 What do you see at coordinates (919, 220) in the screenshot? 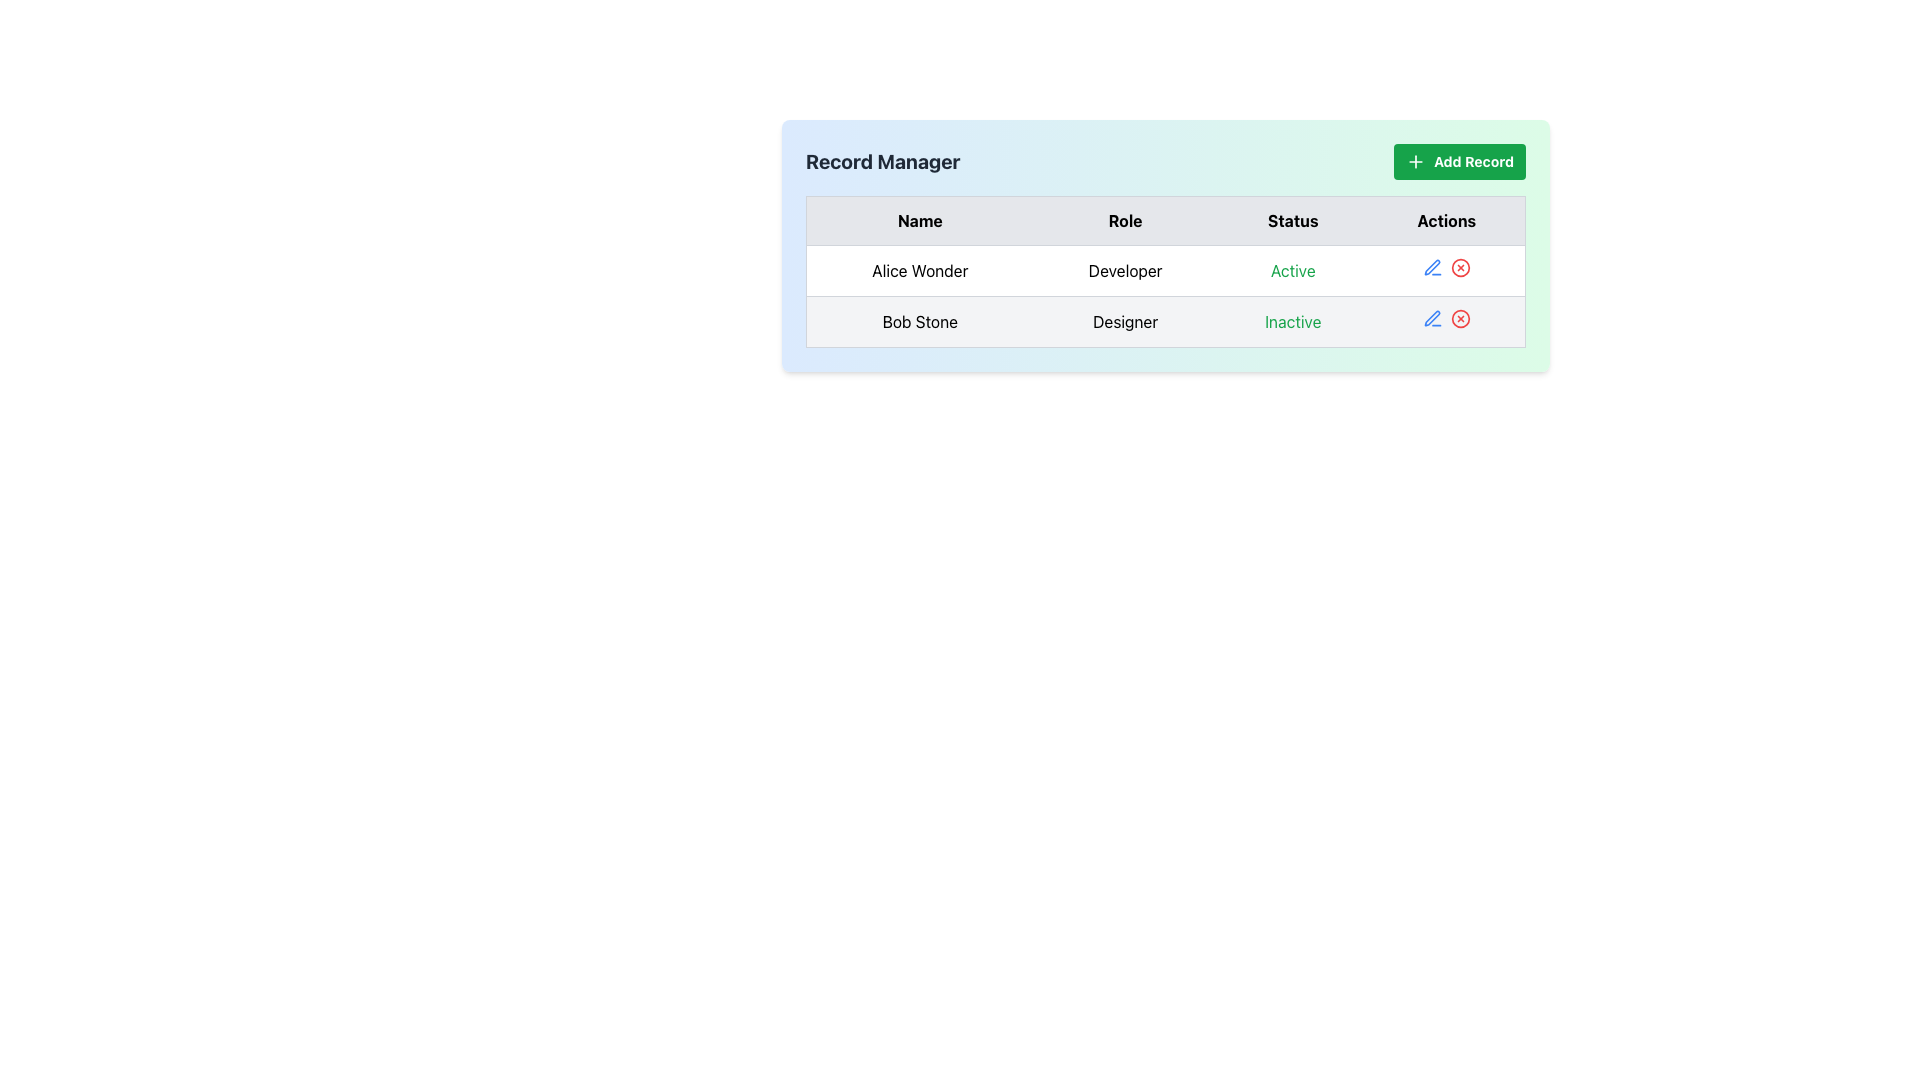
I see `the text label displaying 'Name' in bold black font, which is the first column header in a row of four headers` at bounding box center [919, 220].